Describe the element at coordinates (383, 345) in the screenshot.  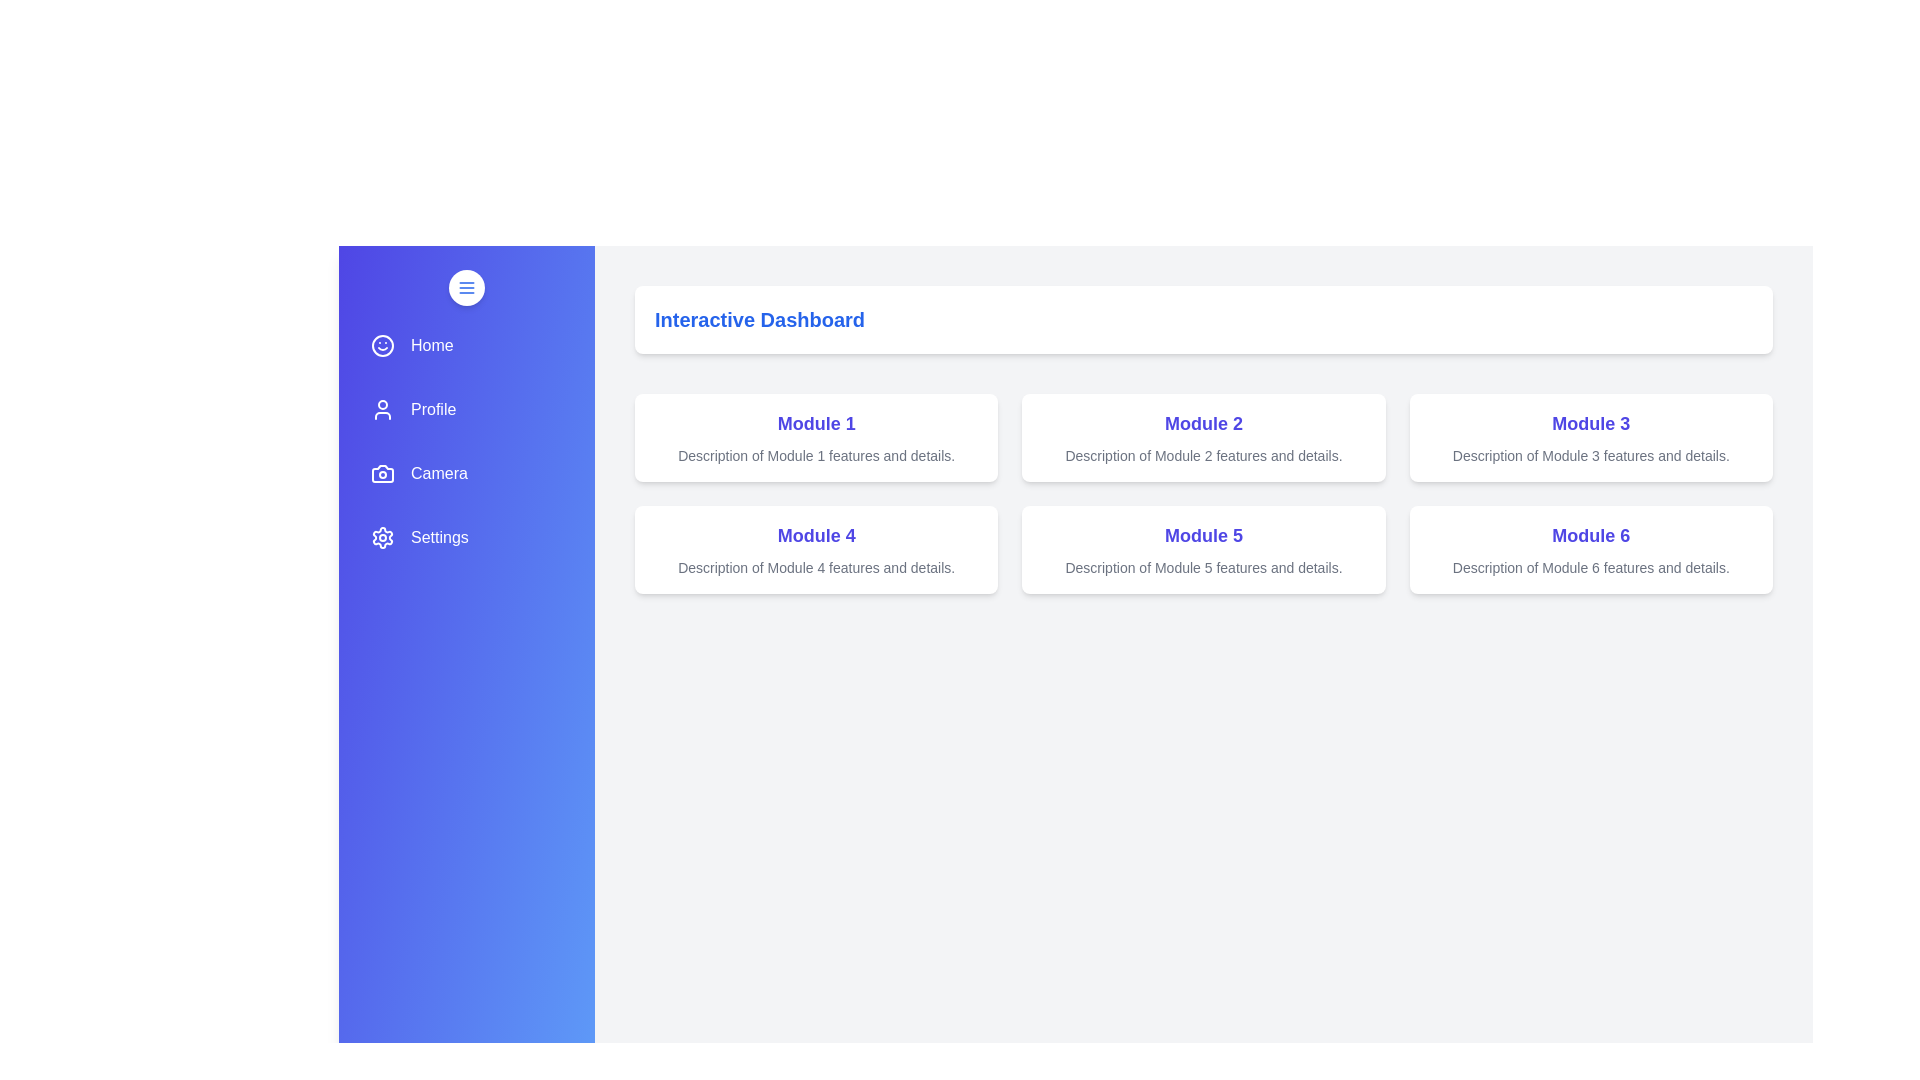
I see `the 'Home' navigation icon located on the left-hand side panel` at that location.